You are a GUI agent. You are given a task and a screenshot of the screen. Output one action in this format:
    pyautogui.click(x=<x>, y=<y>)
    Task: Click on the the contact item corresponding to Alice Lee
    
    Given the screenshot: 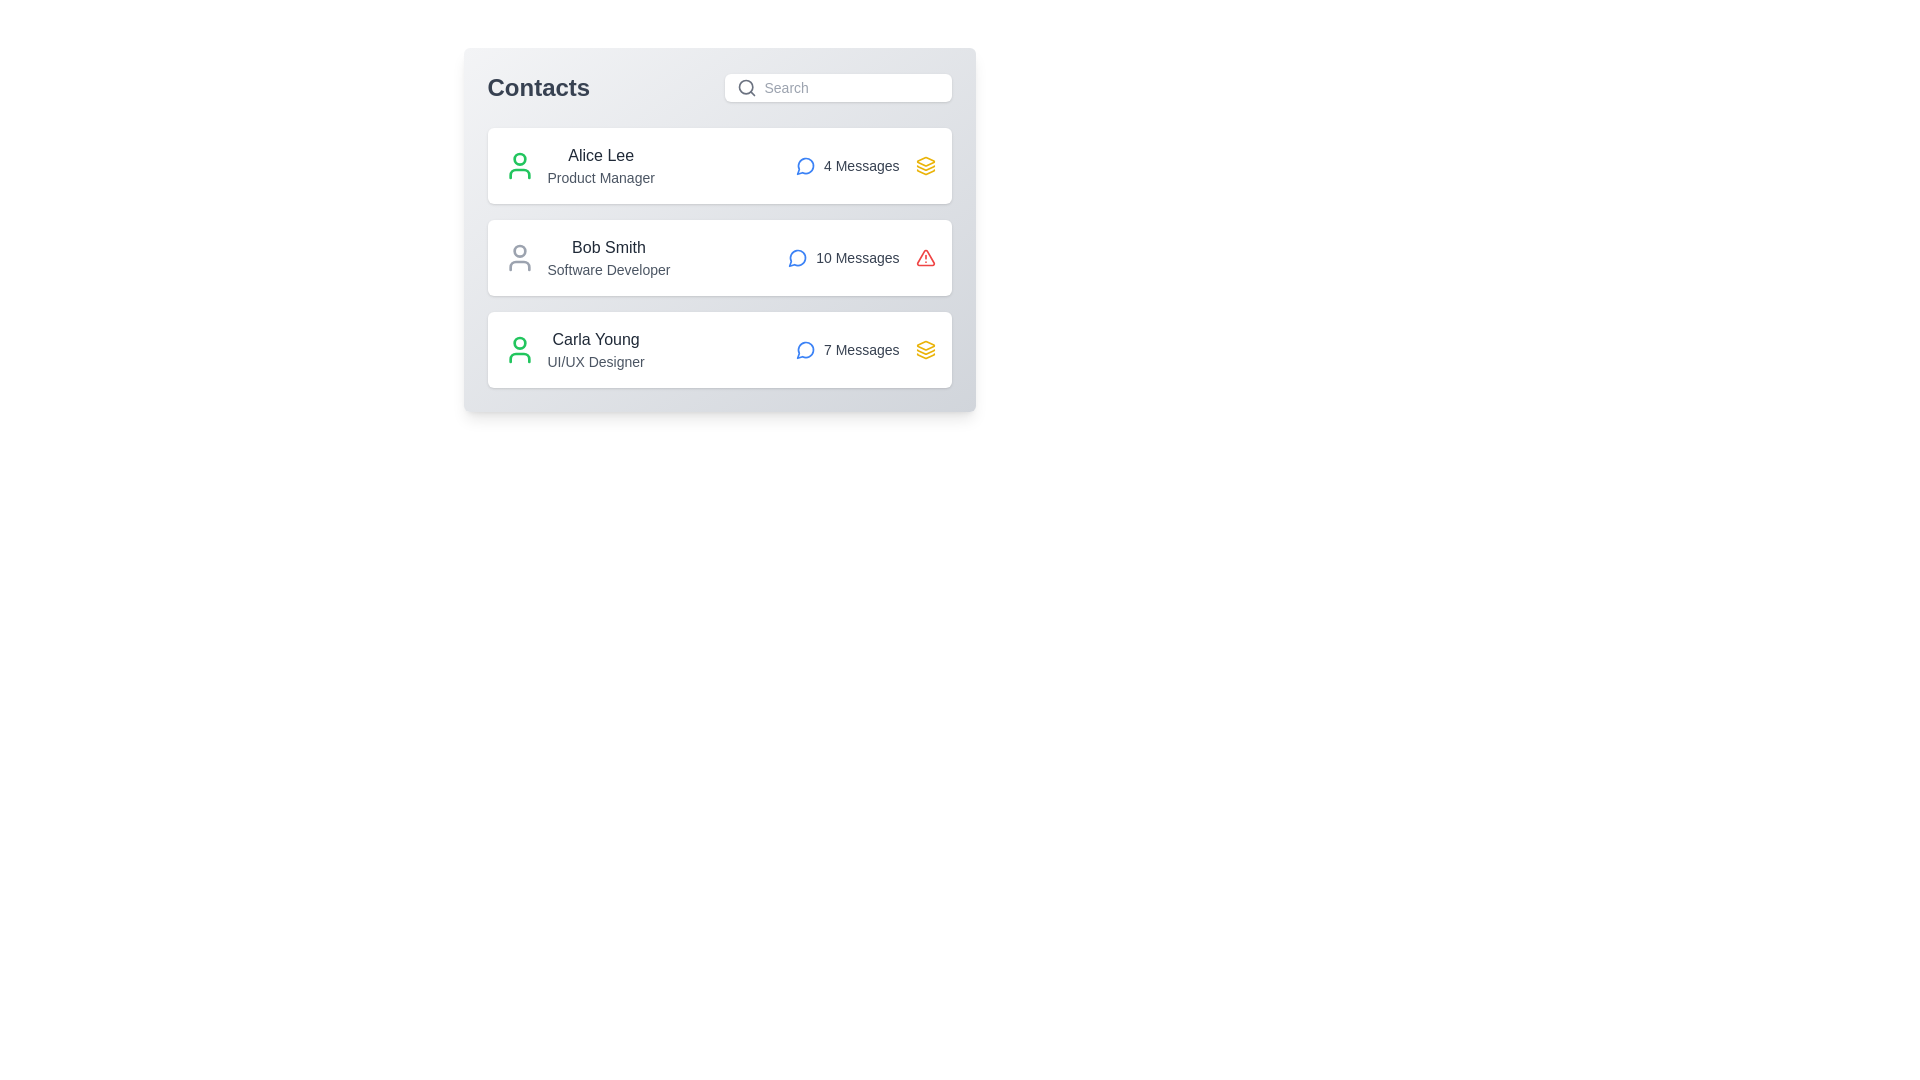 What is the action you would take?
    pyautogui.click(x=719, y=164)
    